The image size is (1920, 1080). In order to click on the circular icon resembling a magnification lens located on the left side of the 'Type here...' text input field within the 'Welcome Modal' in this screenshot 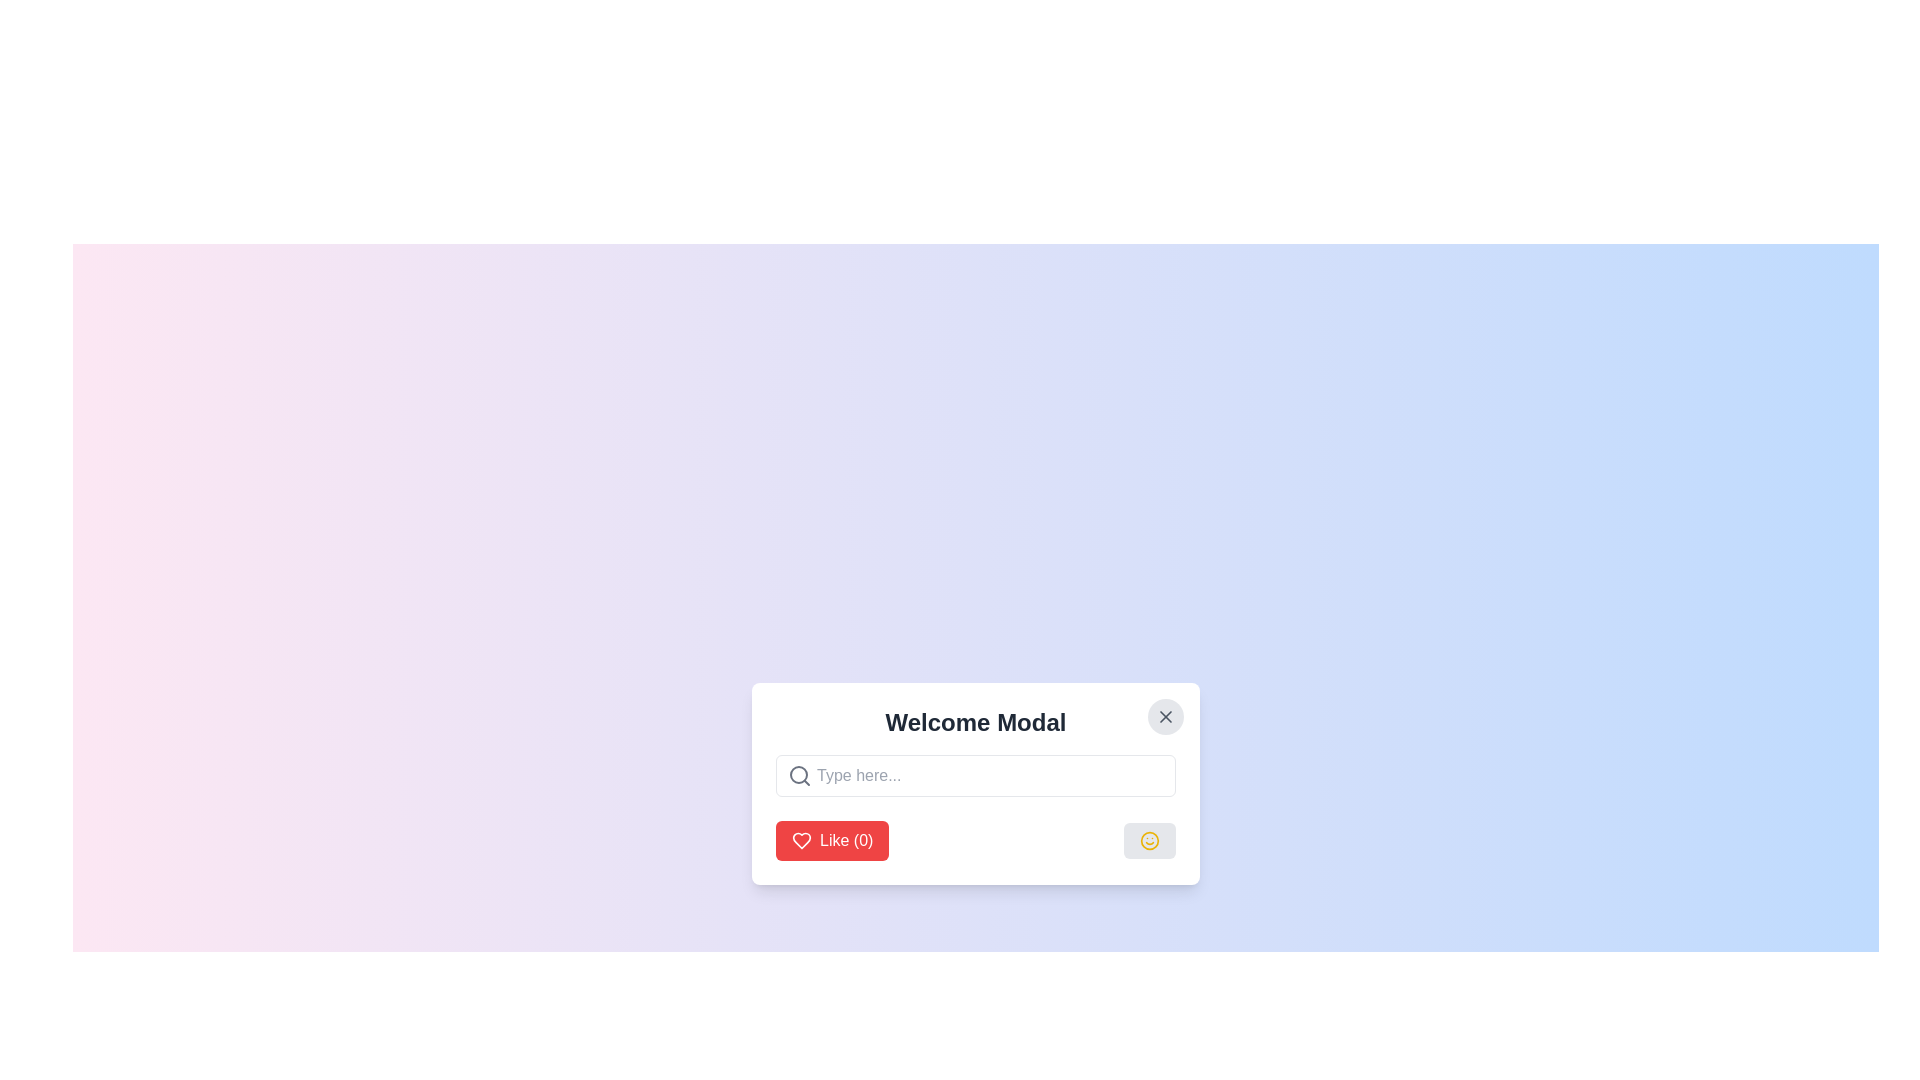, I will do `click(797, 774)`.